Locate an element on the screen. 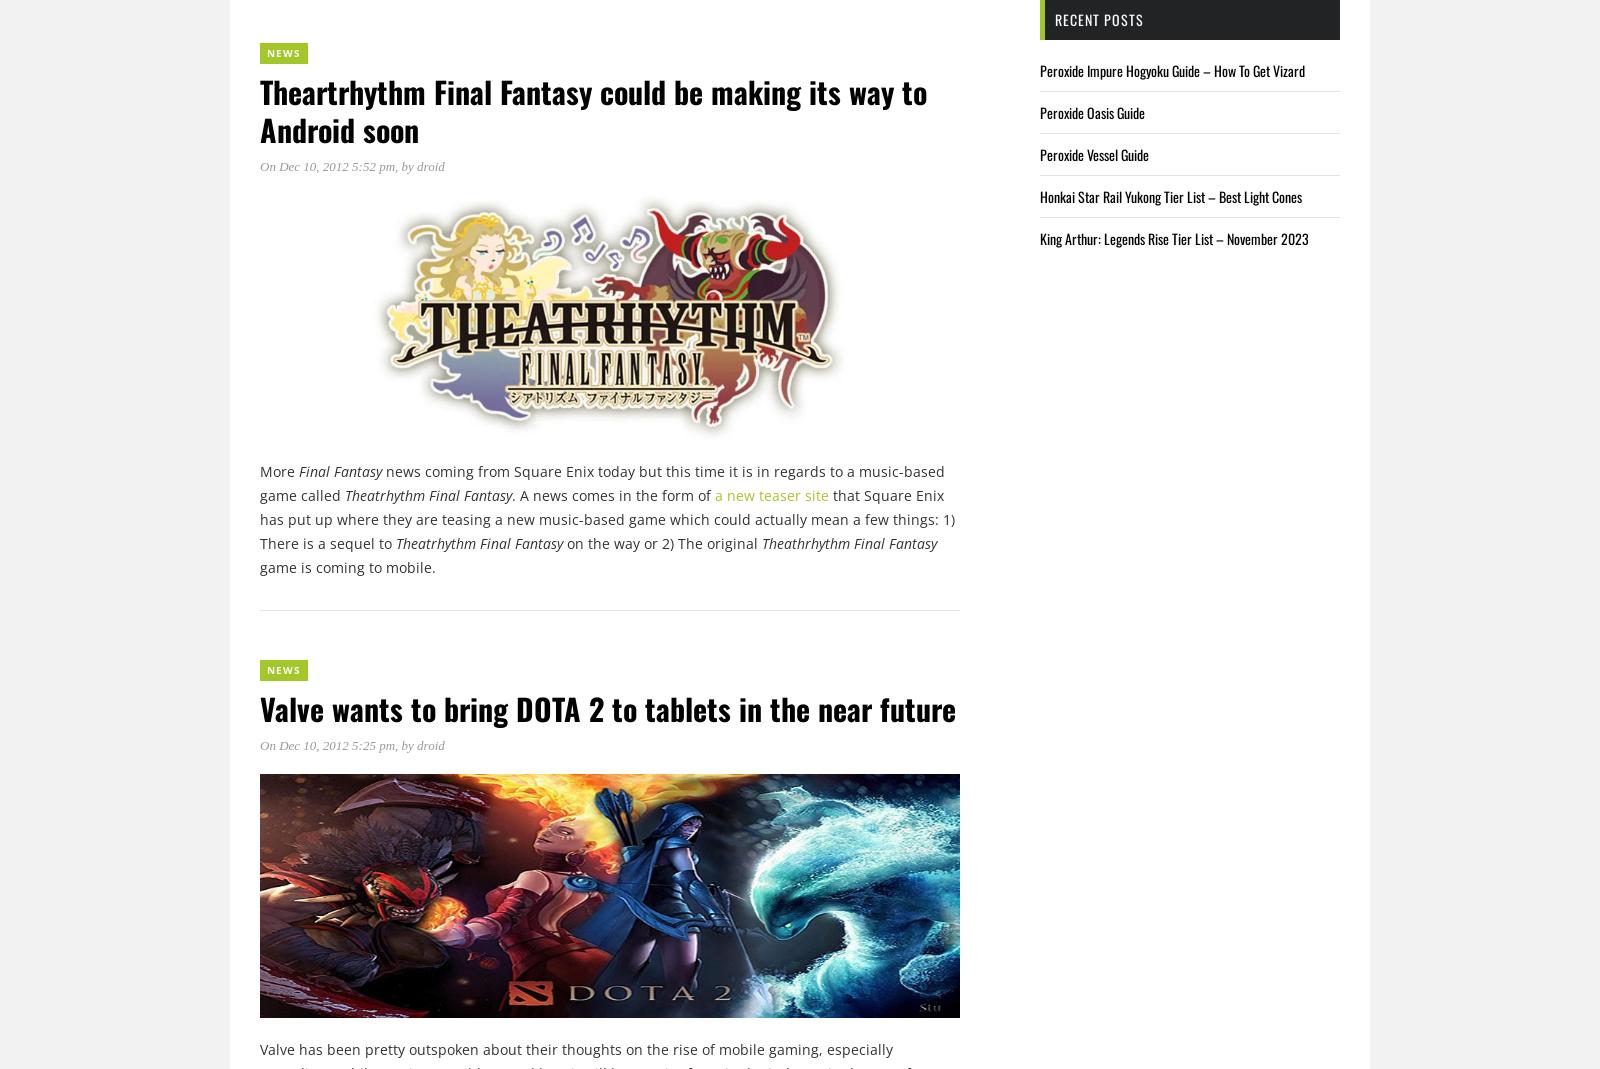 The image size is (1600, 1069). 'King Arthur: Legends Rise Tier List – November 2023' is located at coordinates (1174, 237).